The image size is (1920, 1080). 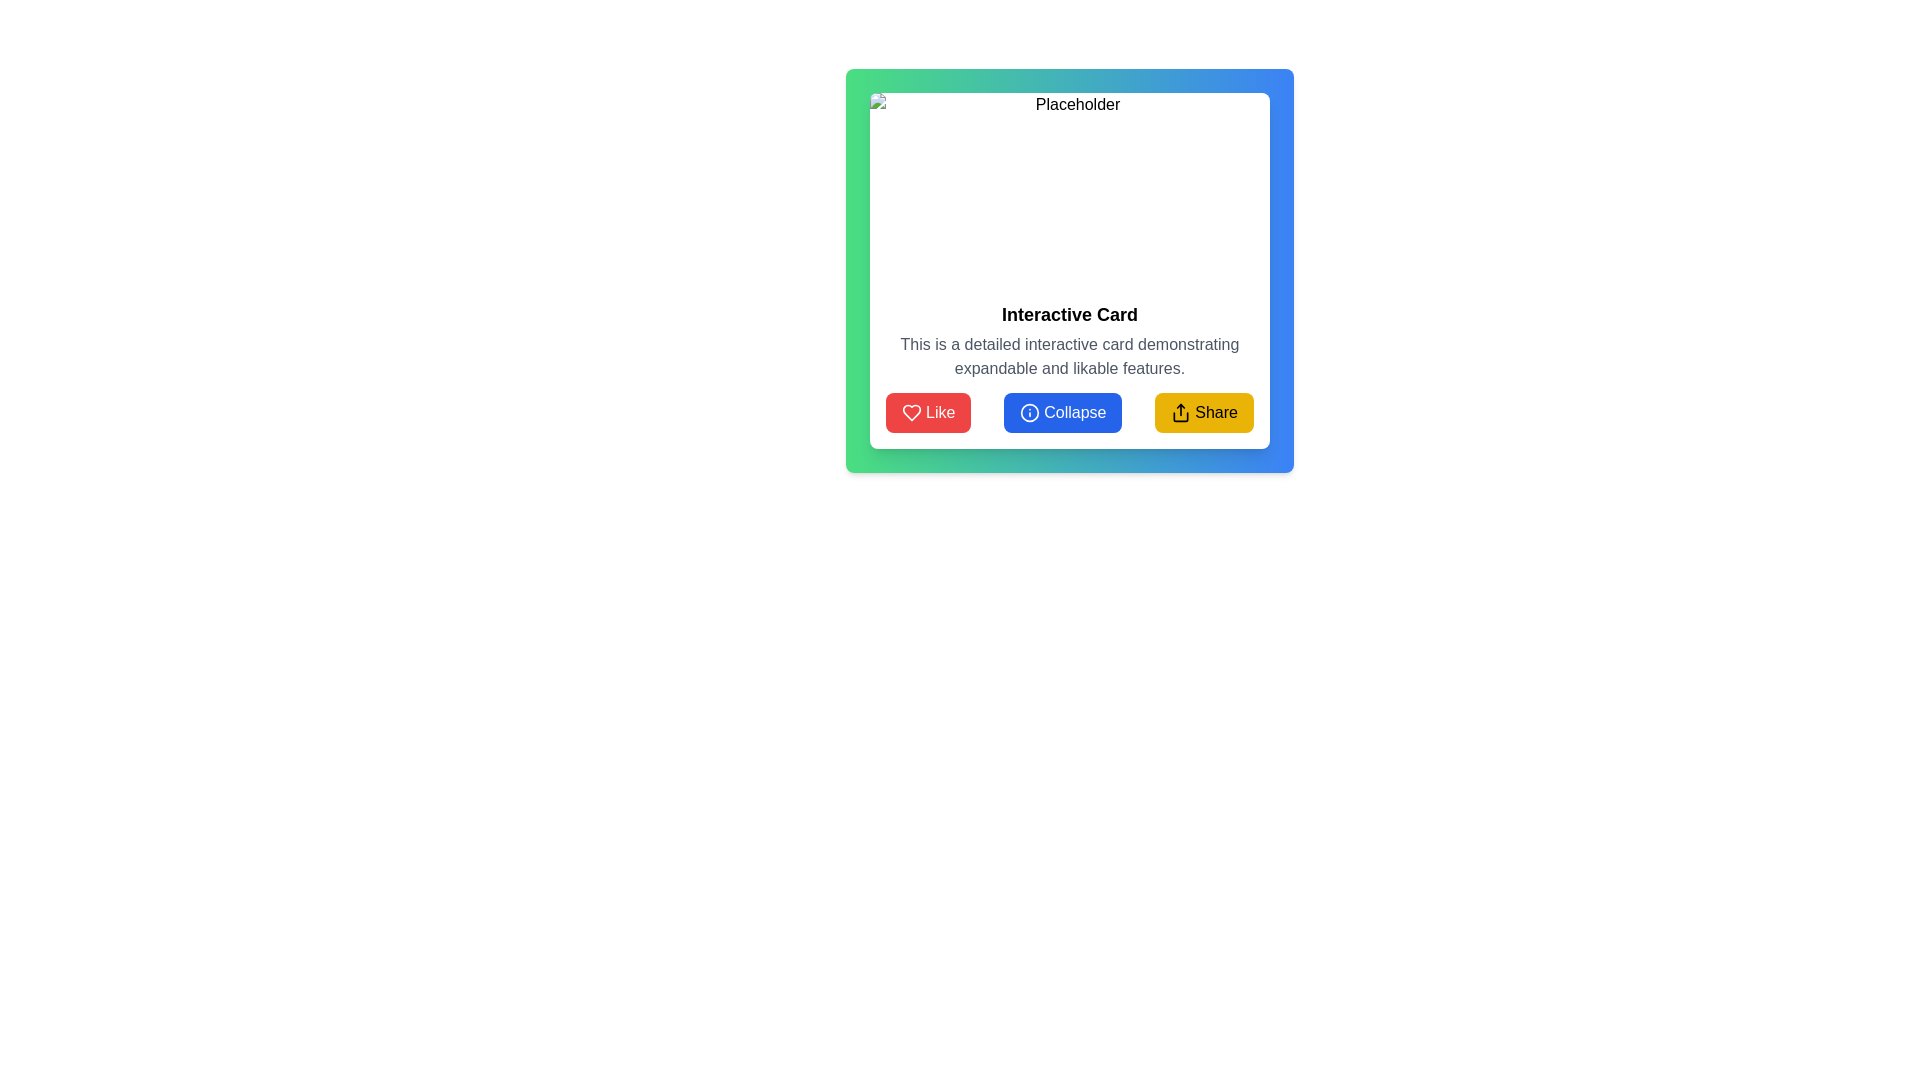 What do you see at coordinates (911, 411) in the screenshot?
I see `the heart icon button located at the bottom left of the card layout to like the content` at bounding box center [911, 411].